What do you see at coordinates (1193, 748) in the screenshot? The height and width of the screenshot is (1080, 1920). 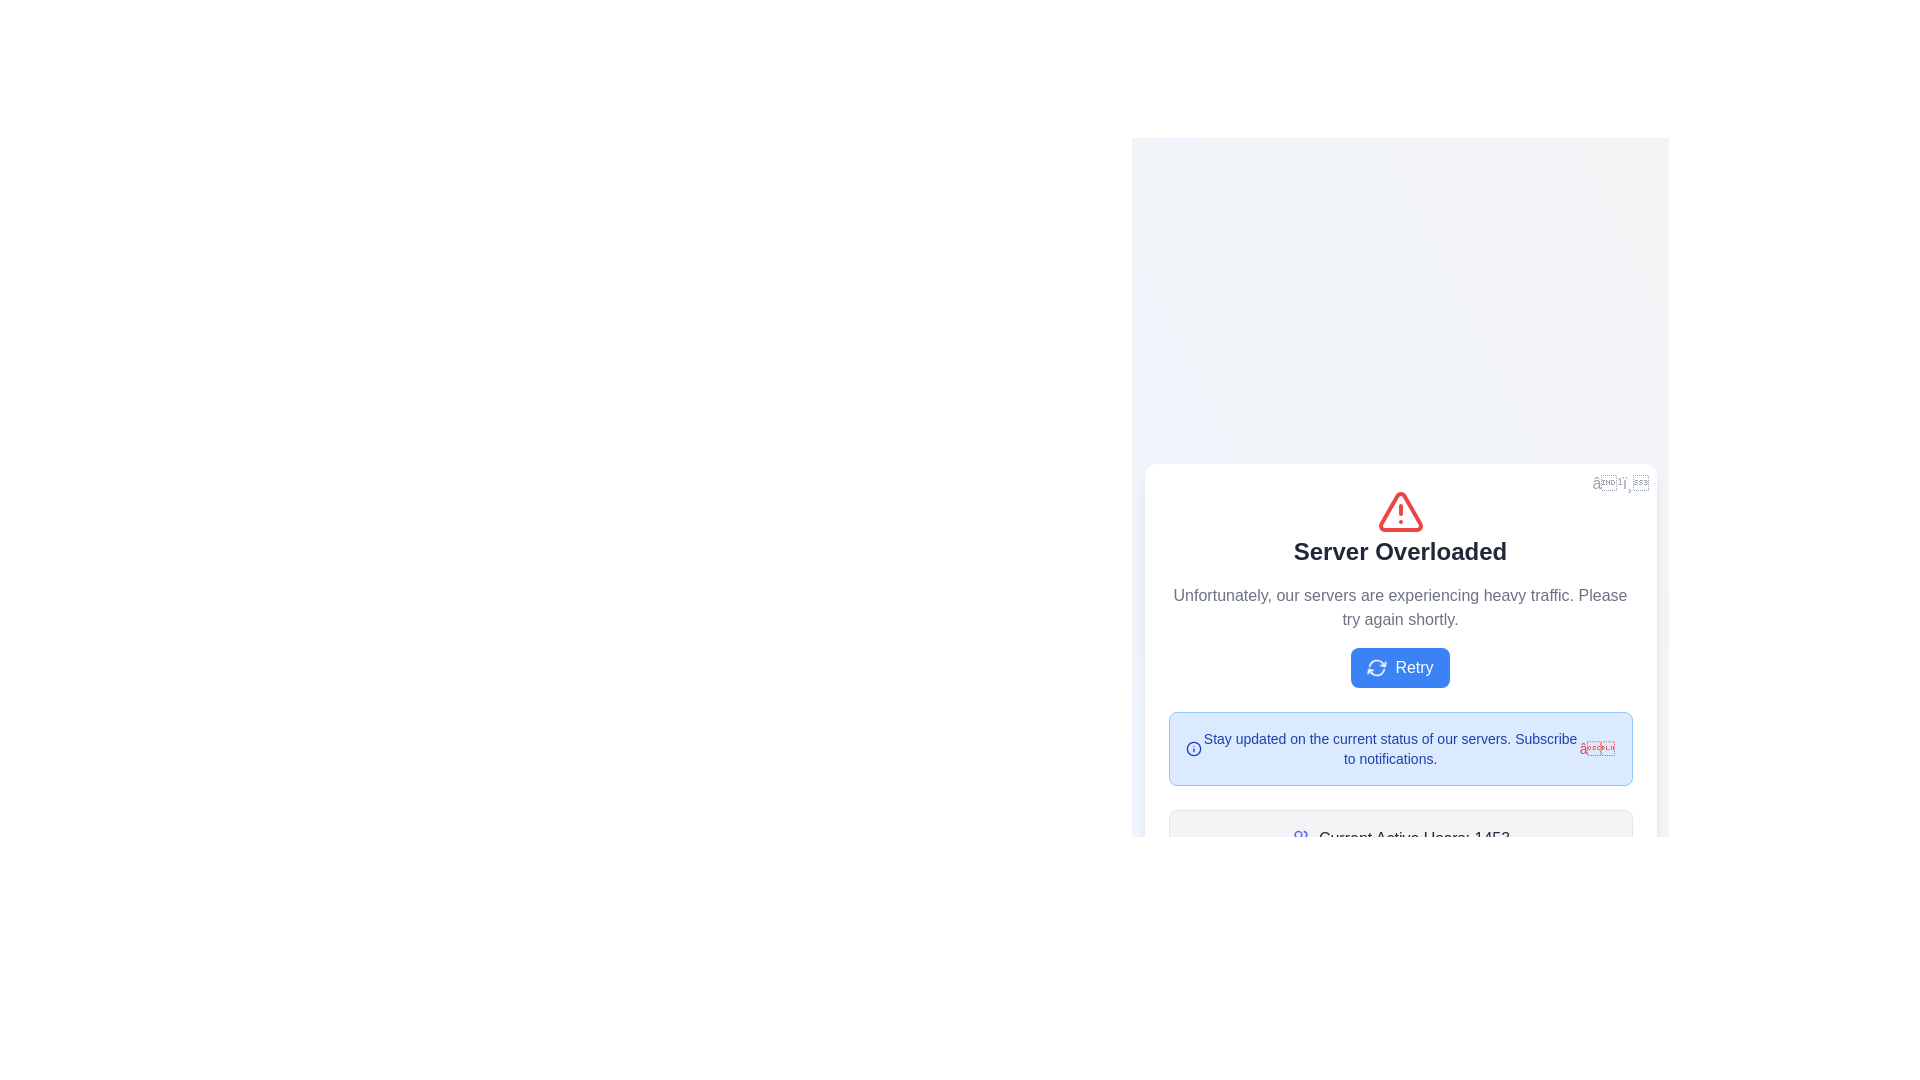 I see `the informational icon located at the leftmost part of the light blue notification card, which indicates the purpose of the accompanying message` at bounding box center [1193, 748].